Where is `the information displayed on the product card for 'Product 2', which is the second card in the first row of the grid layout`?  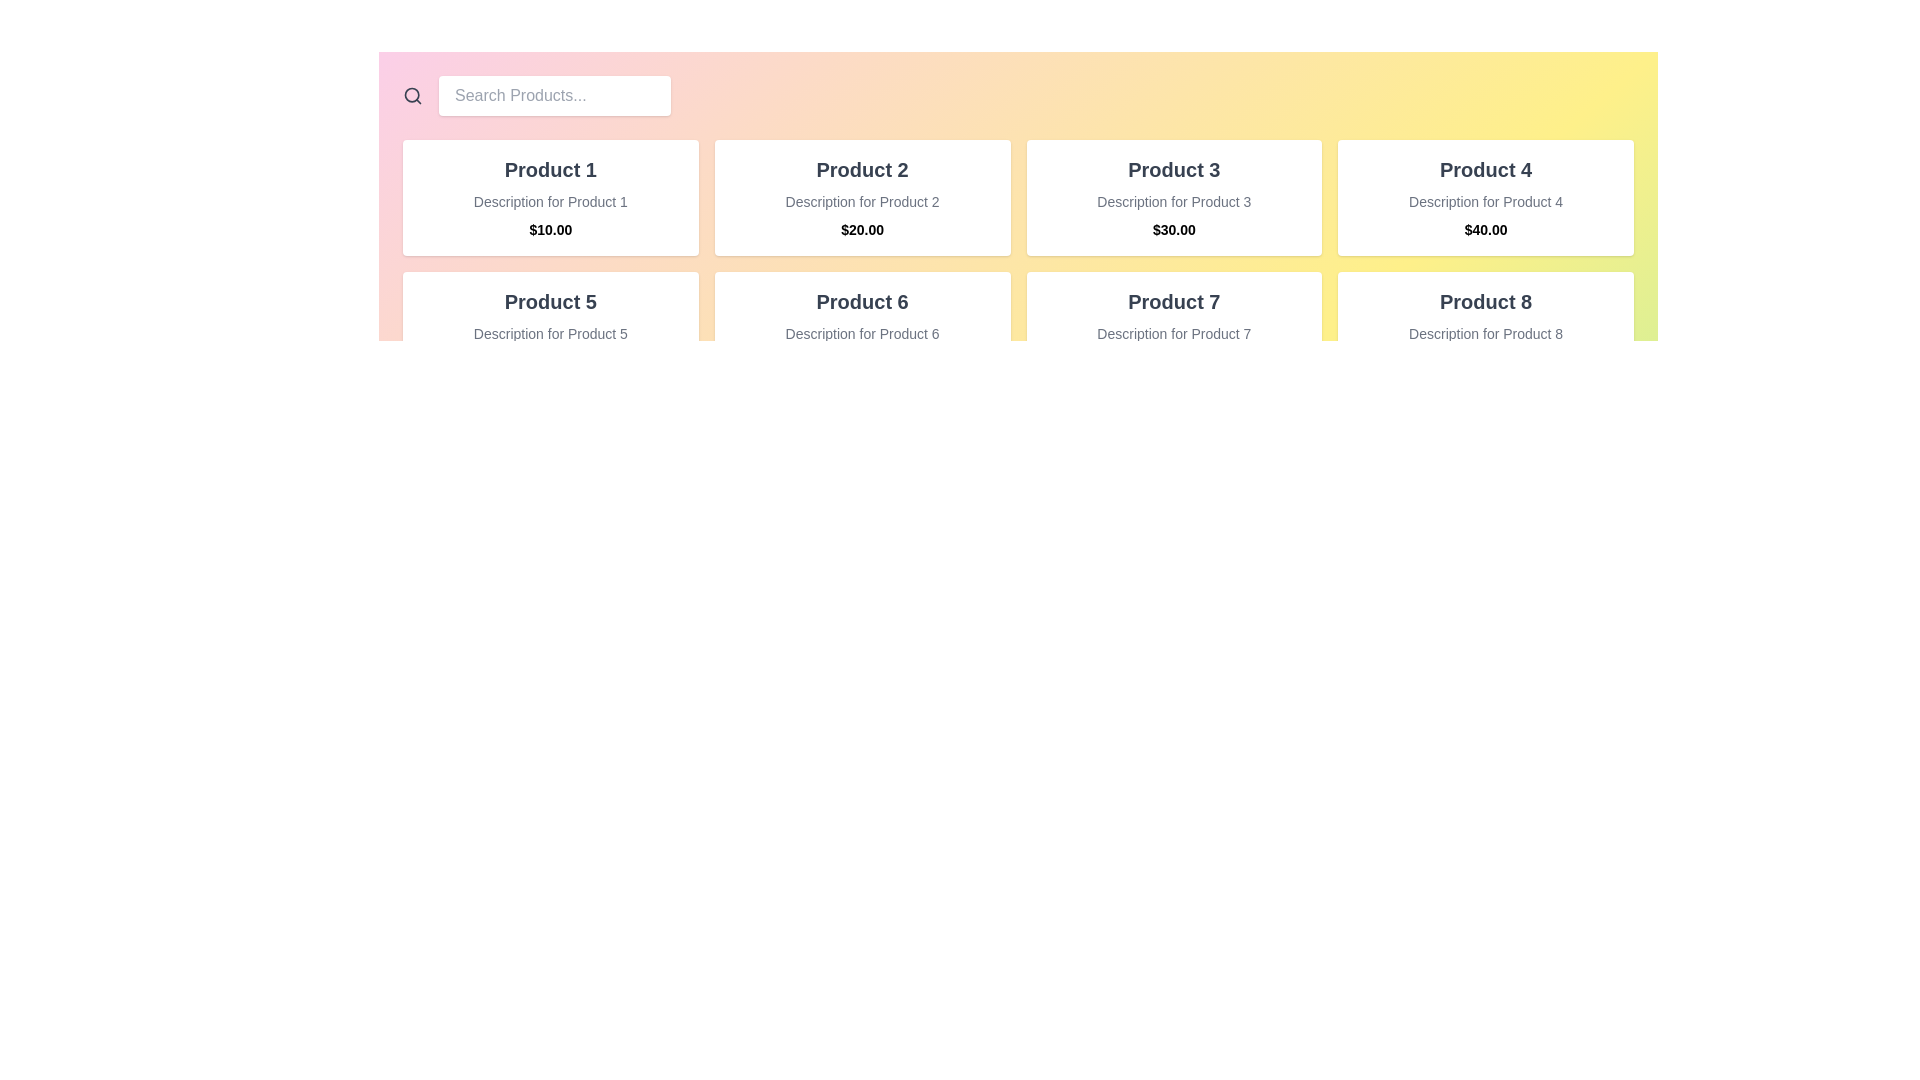 the information displayed on the product card for 'Product 2', which is the second card in the first row of the grid layout is located at coordinates (862, 197).